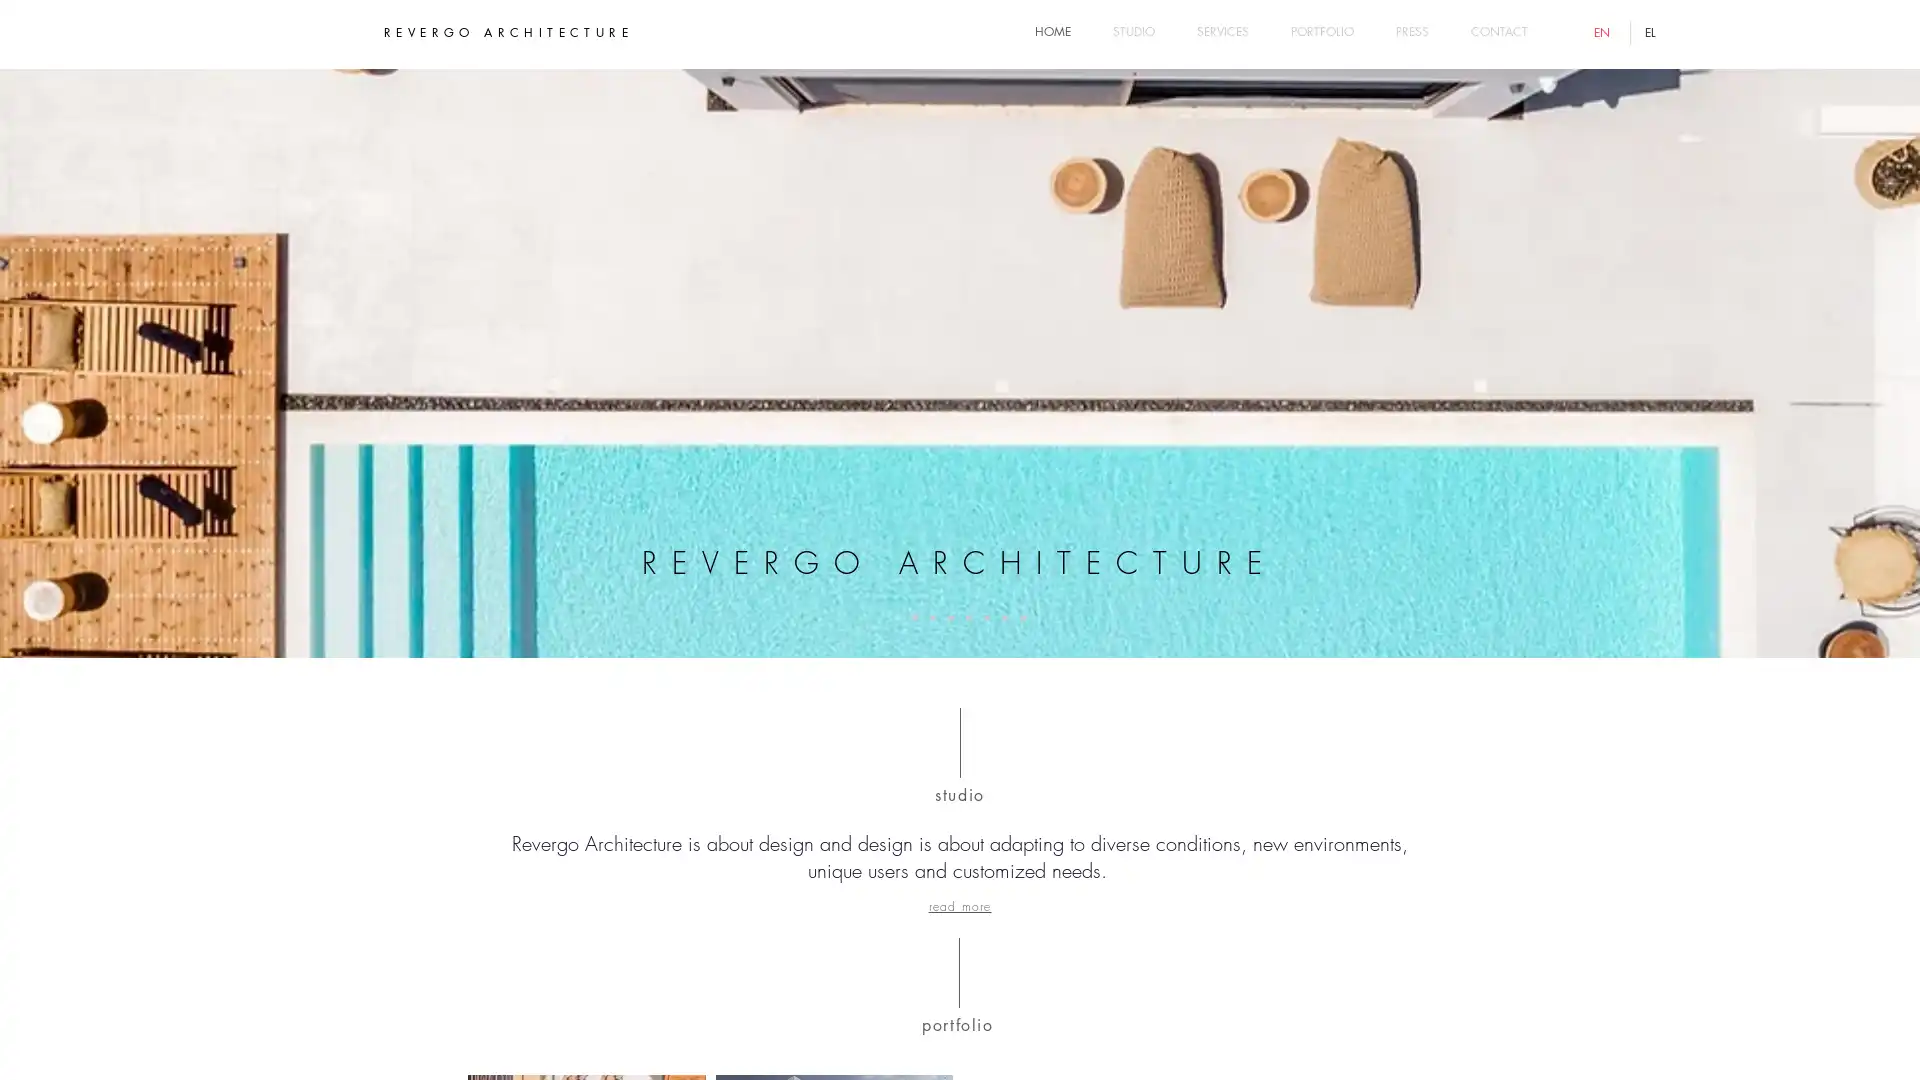 This screenshot has width=1920, height=1080. I want to click on Greek, so click(1651, 33).